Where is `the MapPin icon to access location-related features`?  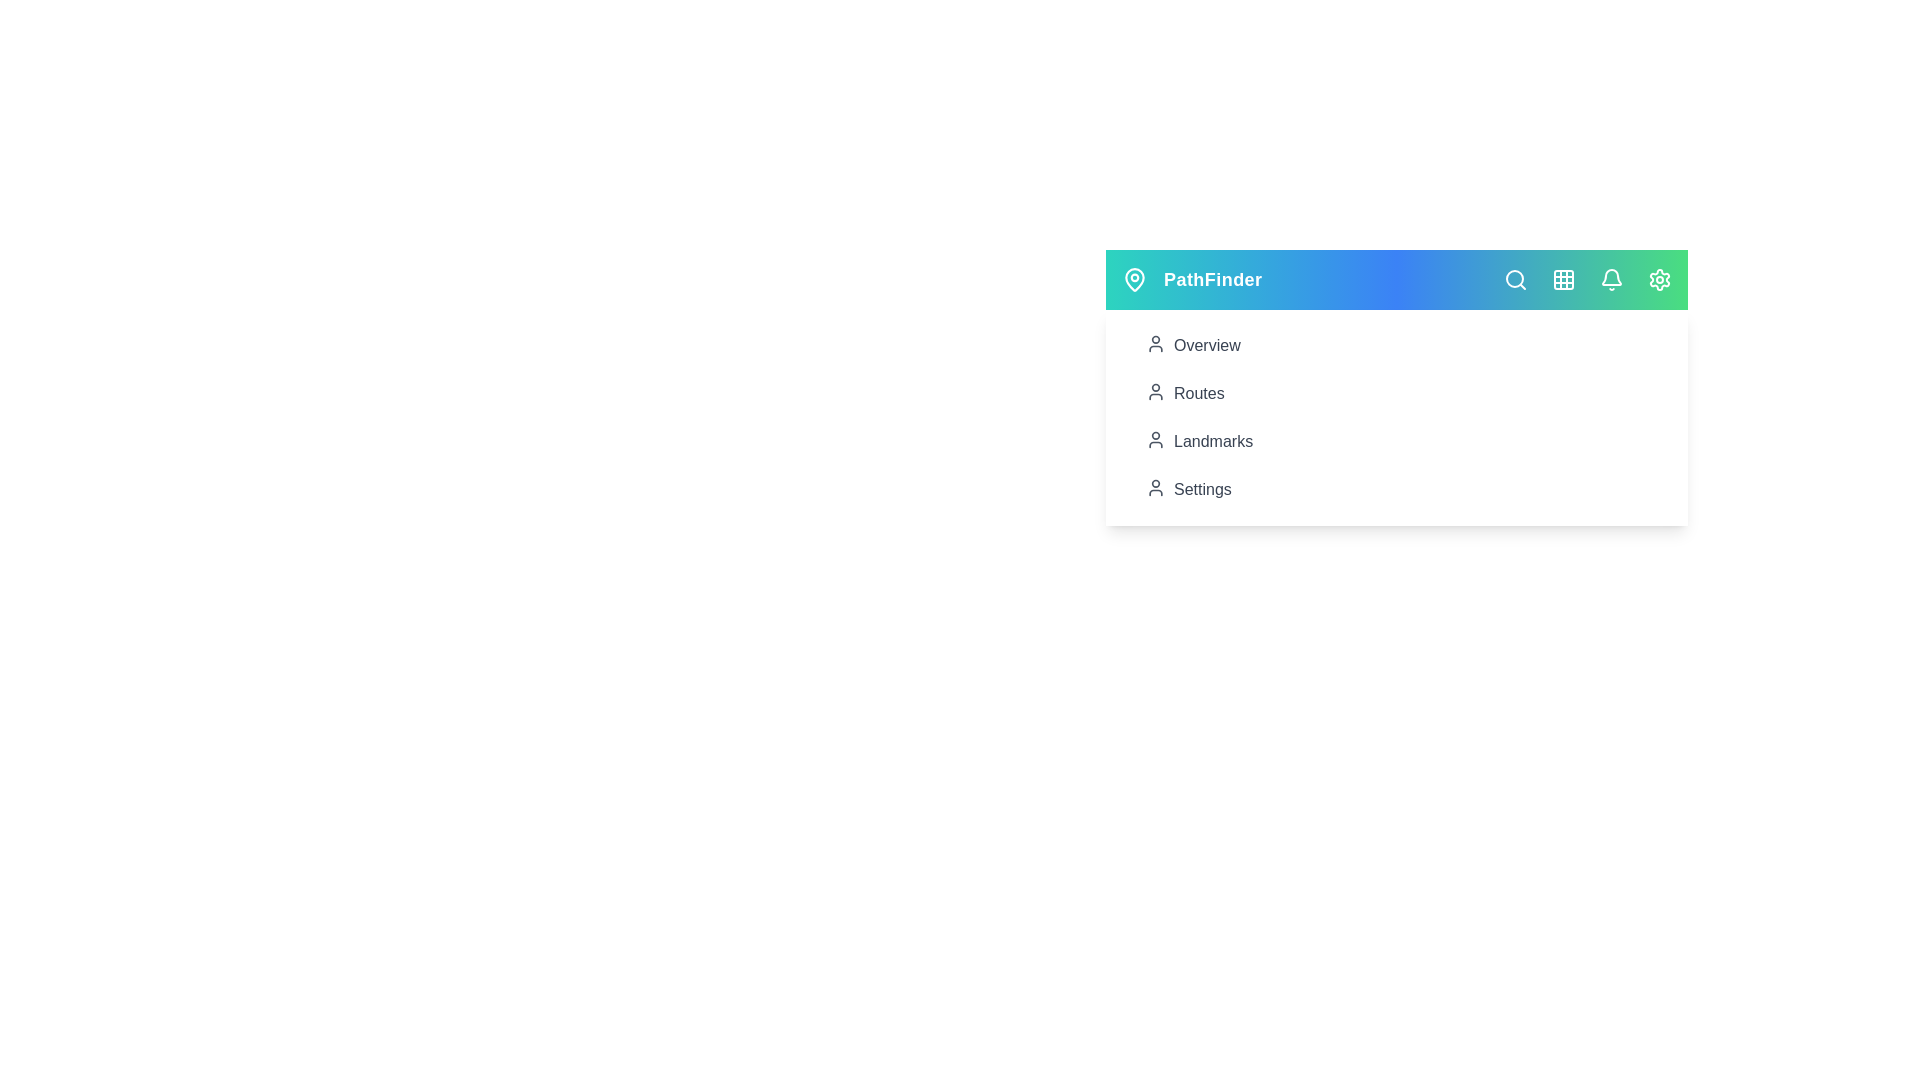
the MapPin icon to access location-related features is located at coordinates (1134, 280).